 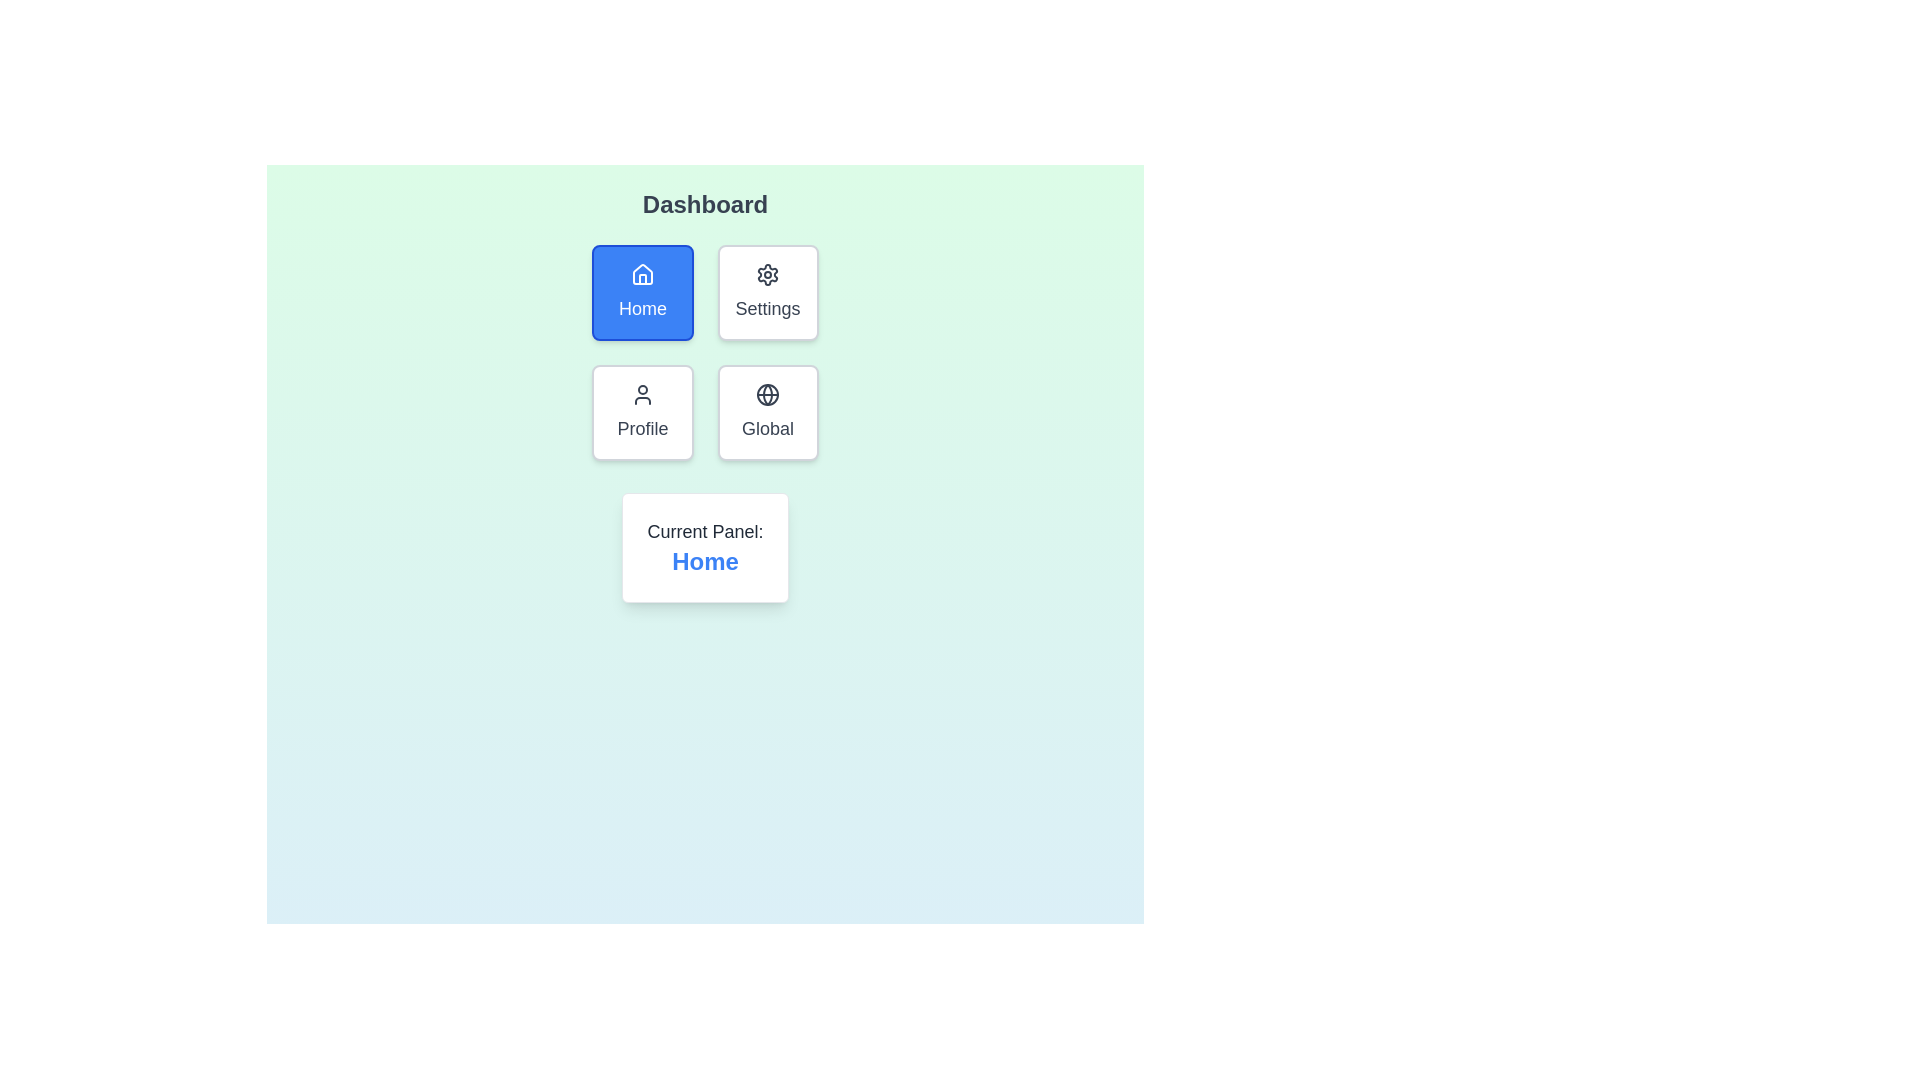 I want to click on the button for the Profile panel, so click(x=643, y=411).